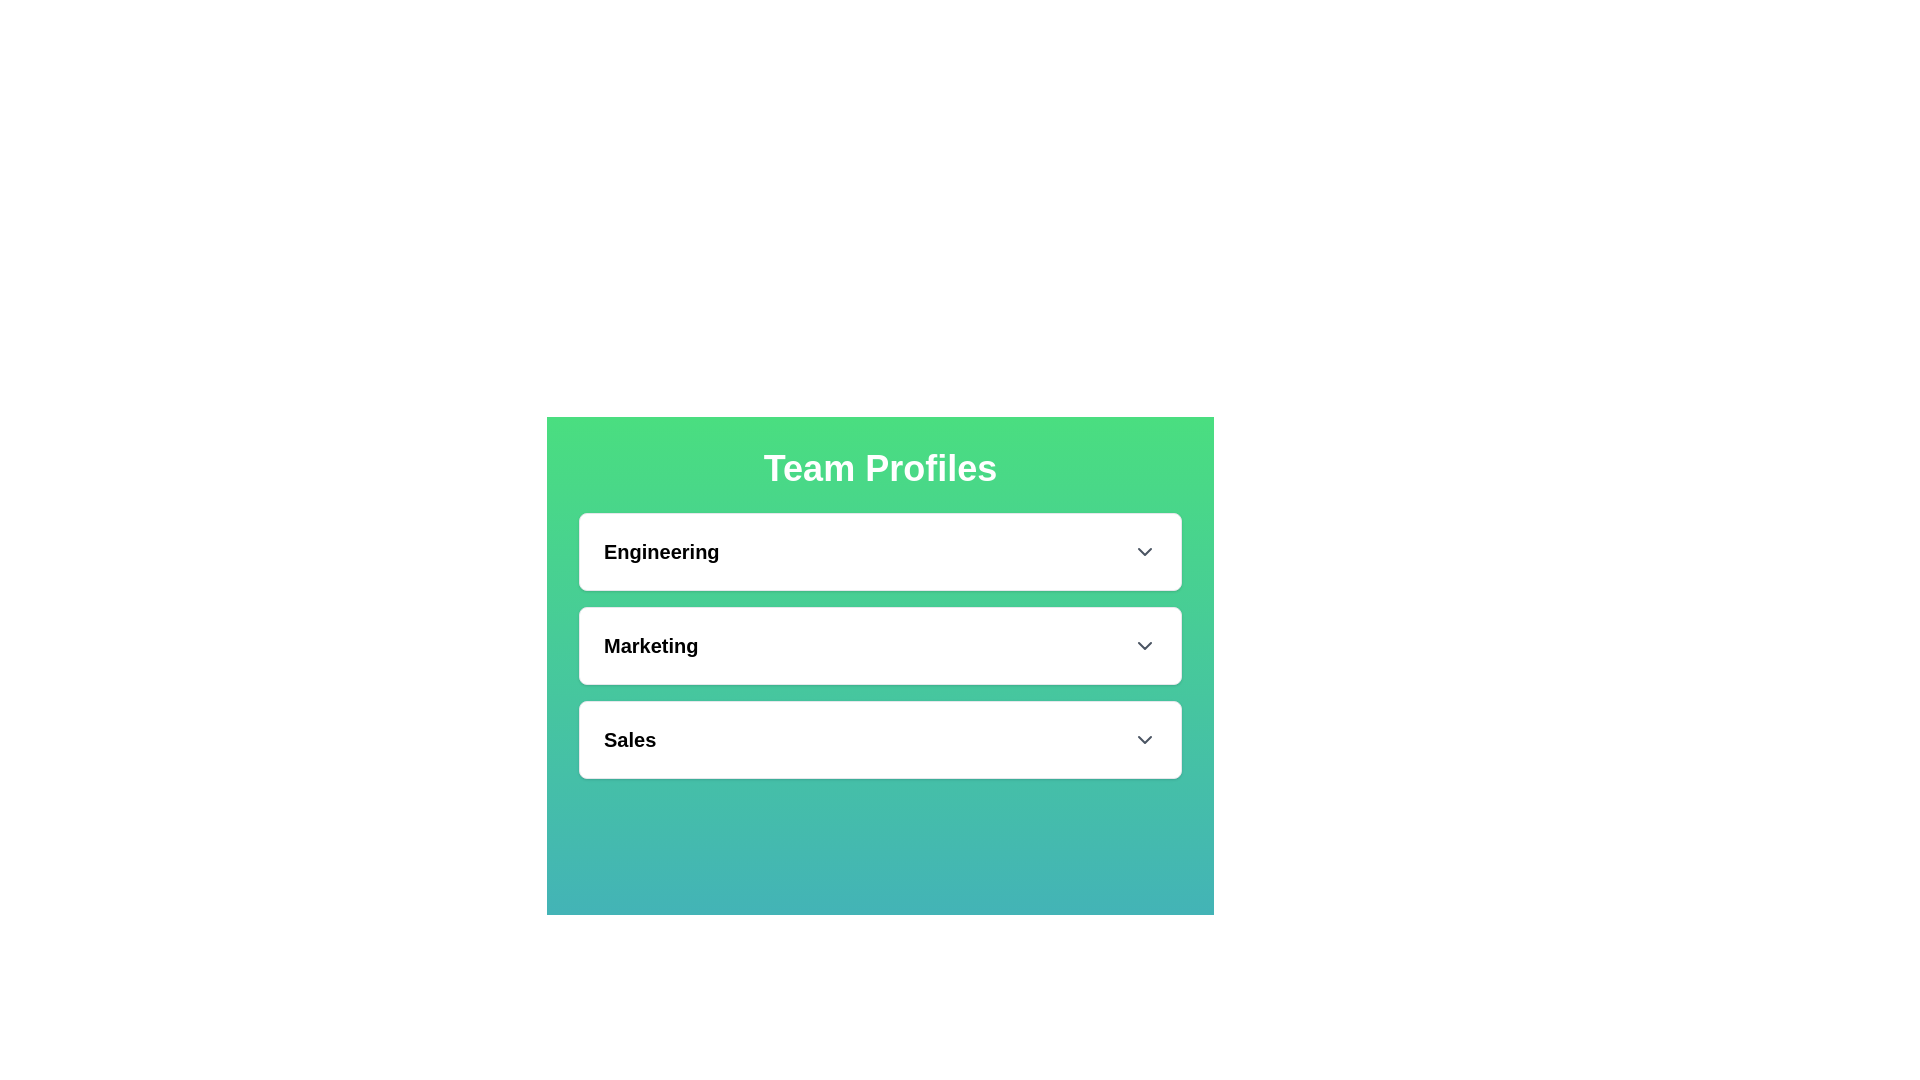 The width and height of the screenshot is (1920, 1080). I want to click on the 'Engineering' dropdown menu item, so click(880, 551).